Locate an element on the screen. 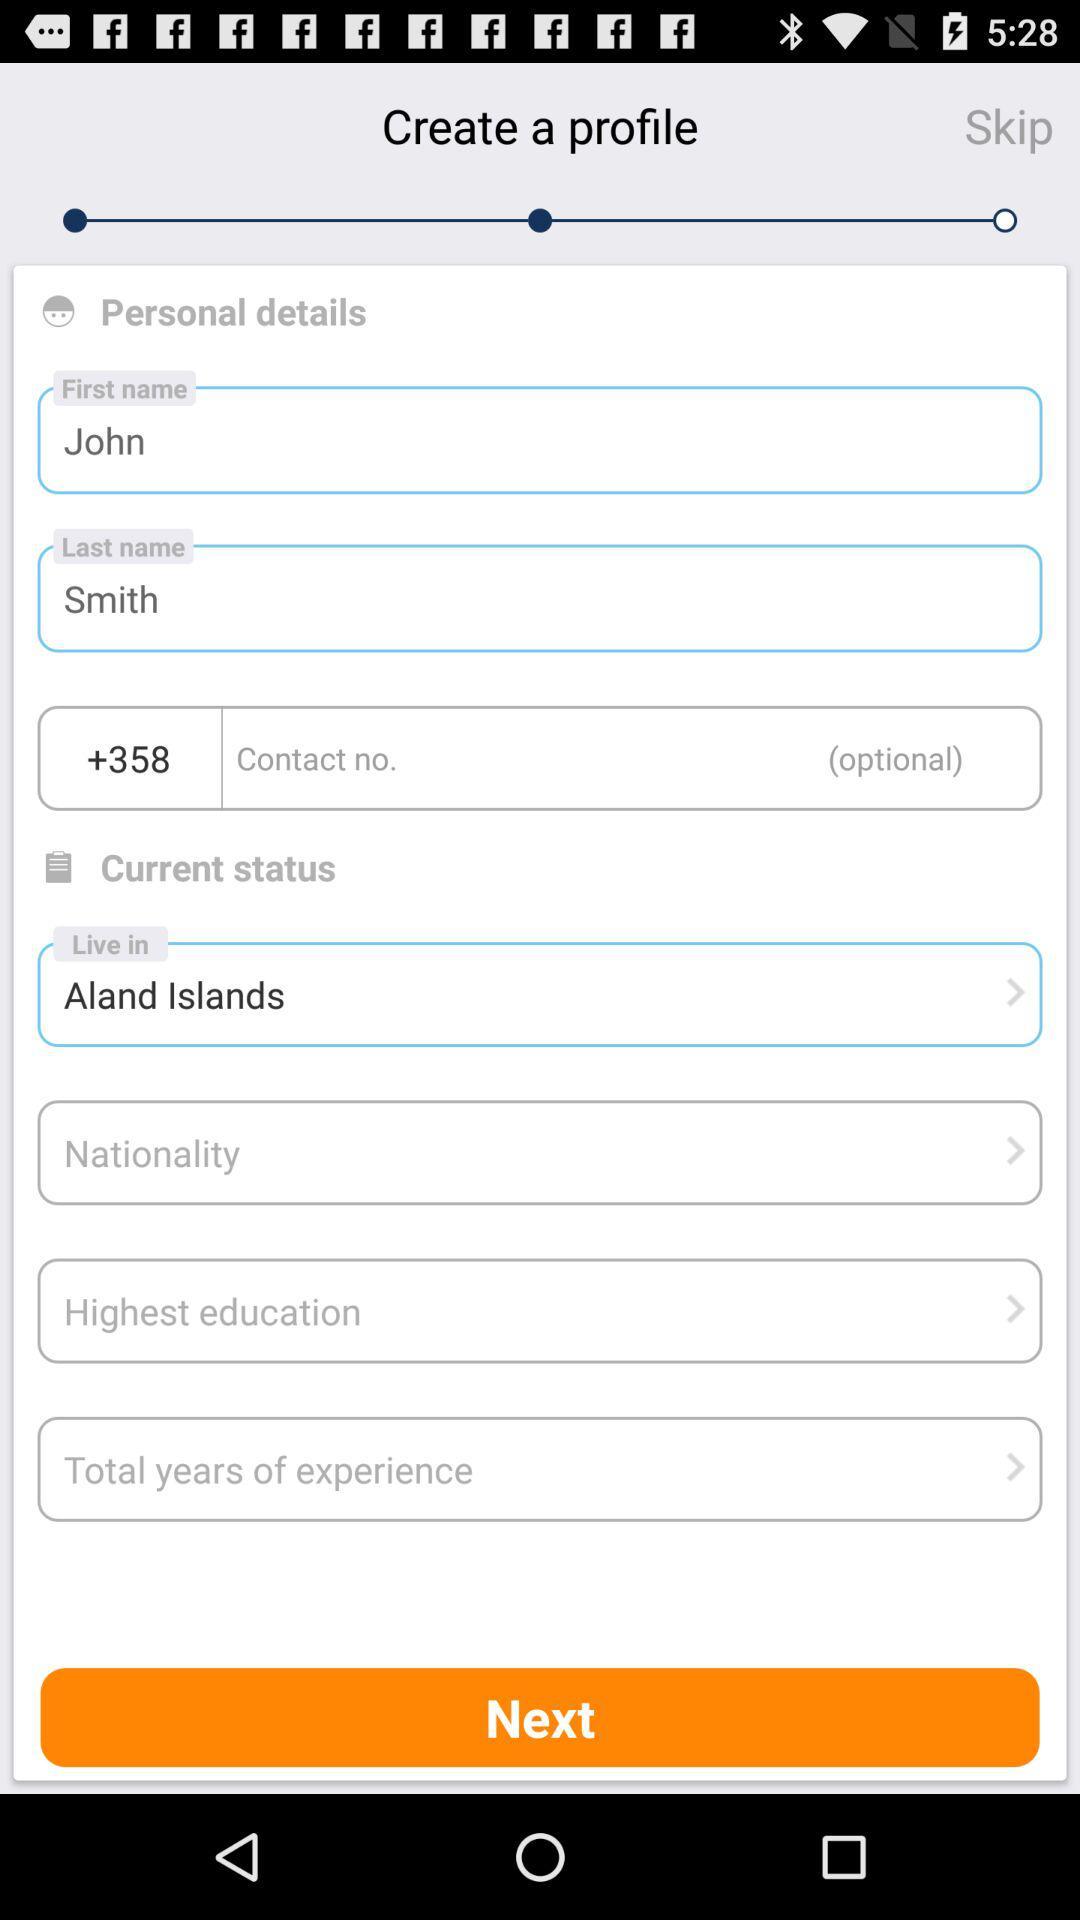 The height and width of the screenshot is (1920, 1080). telefone number is located at coordinates (632, 757).